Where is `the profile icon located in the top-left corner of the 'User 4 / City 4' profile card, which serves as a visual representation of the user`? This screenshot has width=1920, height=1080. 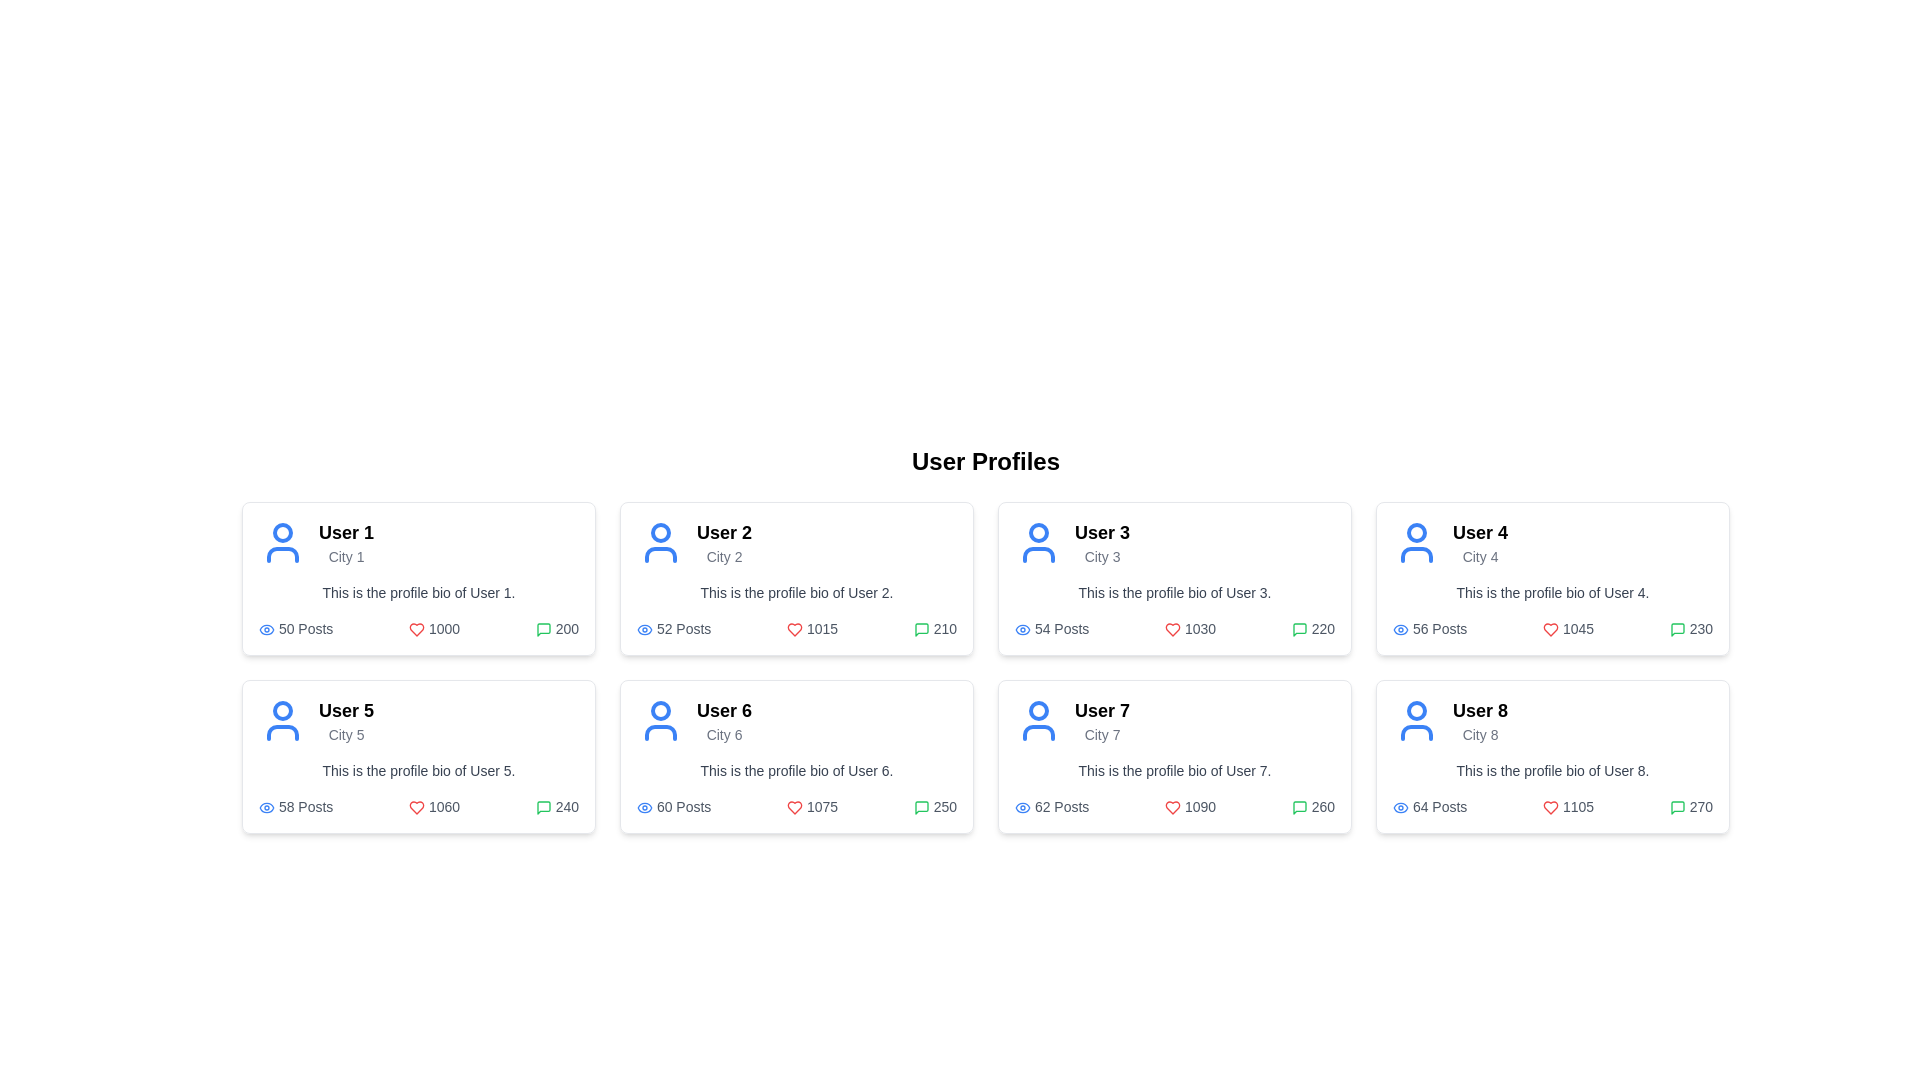
the profile icon located in the top-left corner of the 'User 4 / City 4' profile card, which serves as a visual representation of the user is located at coordinates (1415, 543).